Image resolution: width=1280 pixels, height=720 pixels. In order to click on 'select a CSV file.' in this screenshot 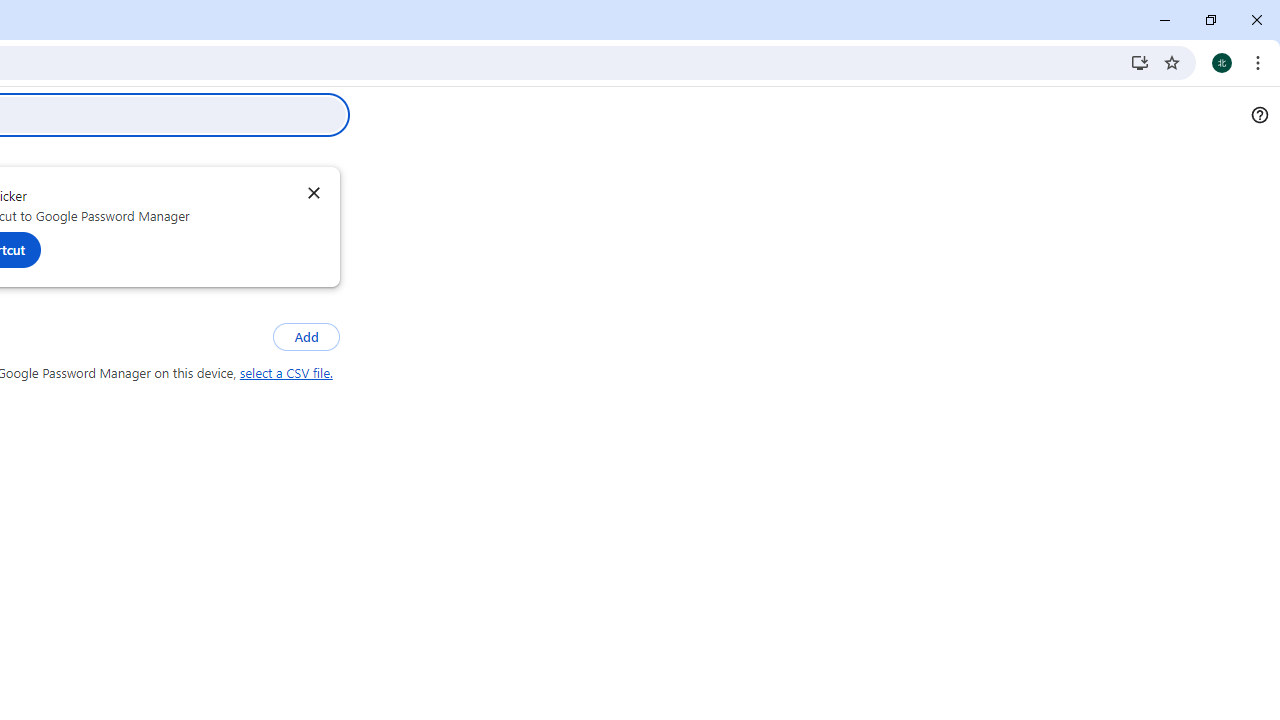, I will do `click(285, 373)`.